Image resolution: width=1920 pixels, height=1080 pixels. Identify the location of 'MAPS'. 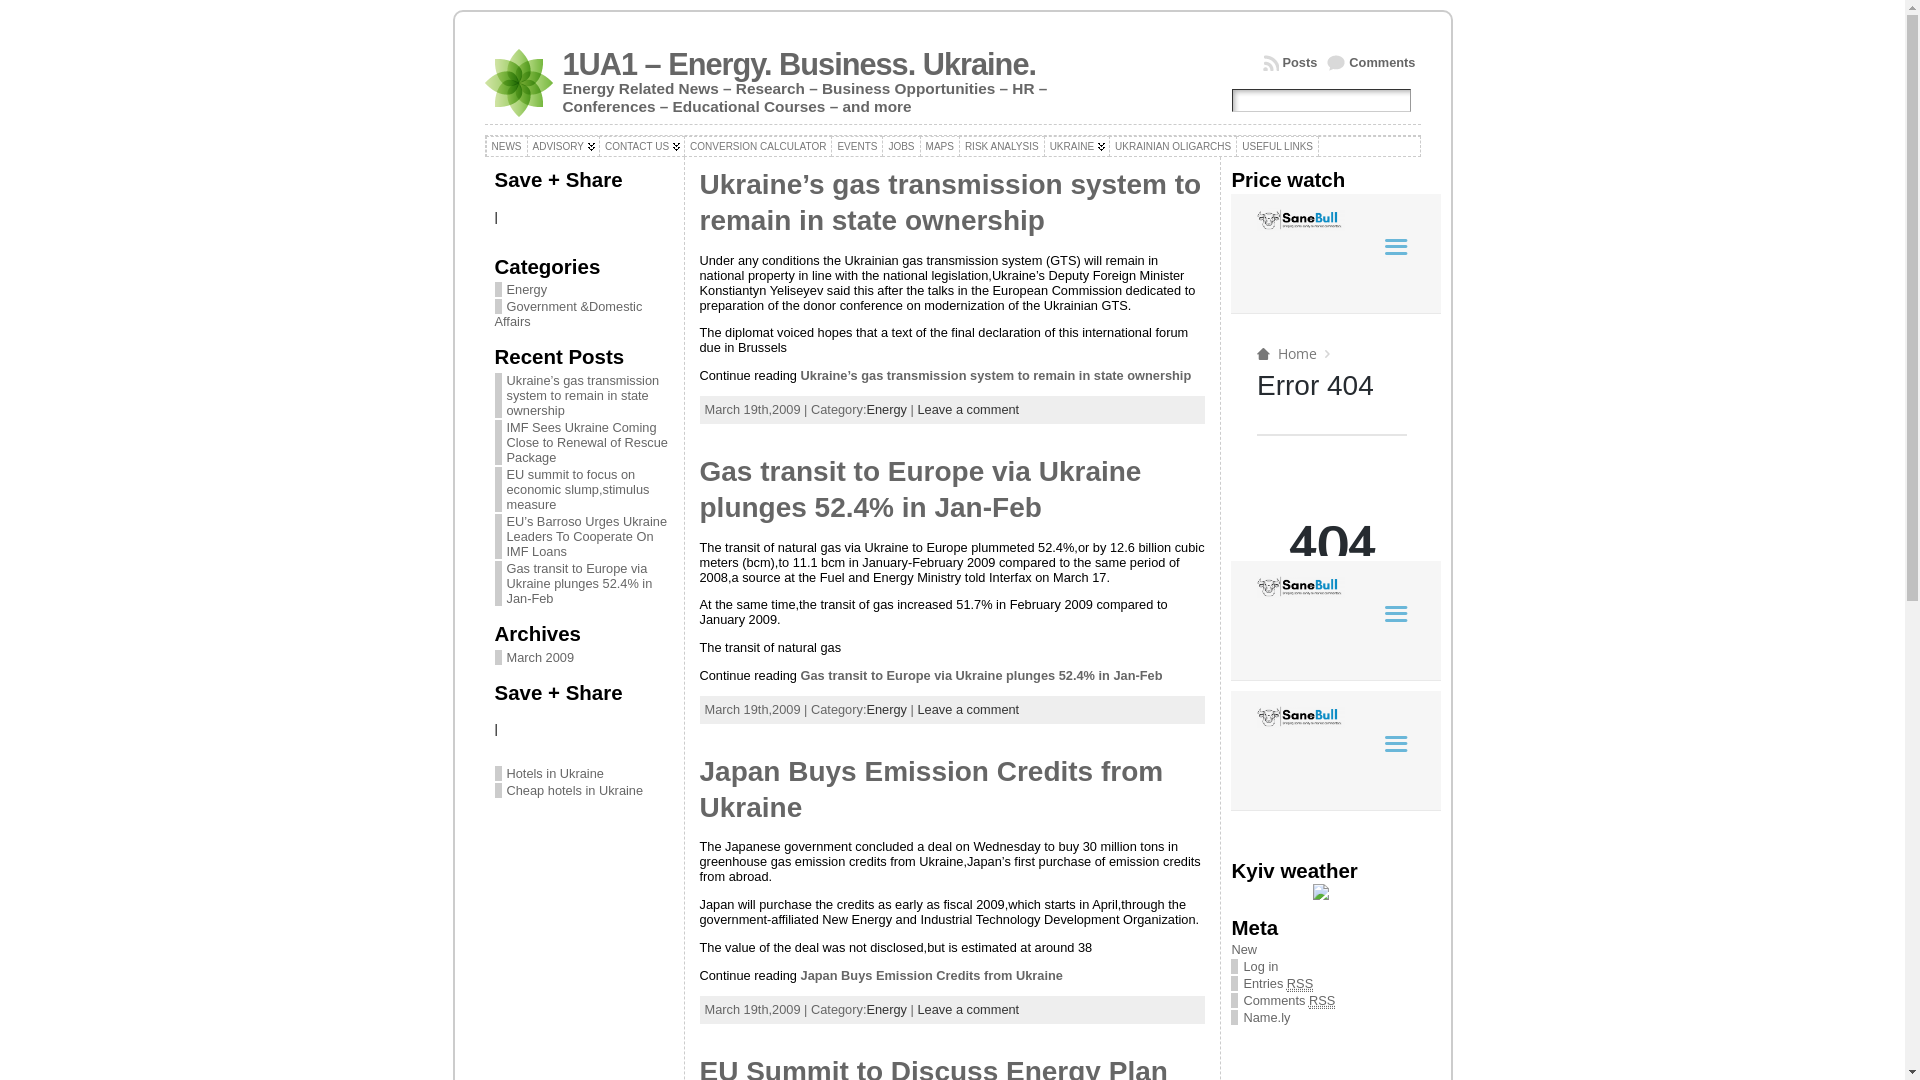
(939, 145).